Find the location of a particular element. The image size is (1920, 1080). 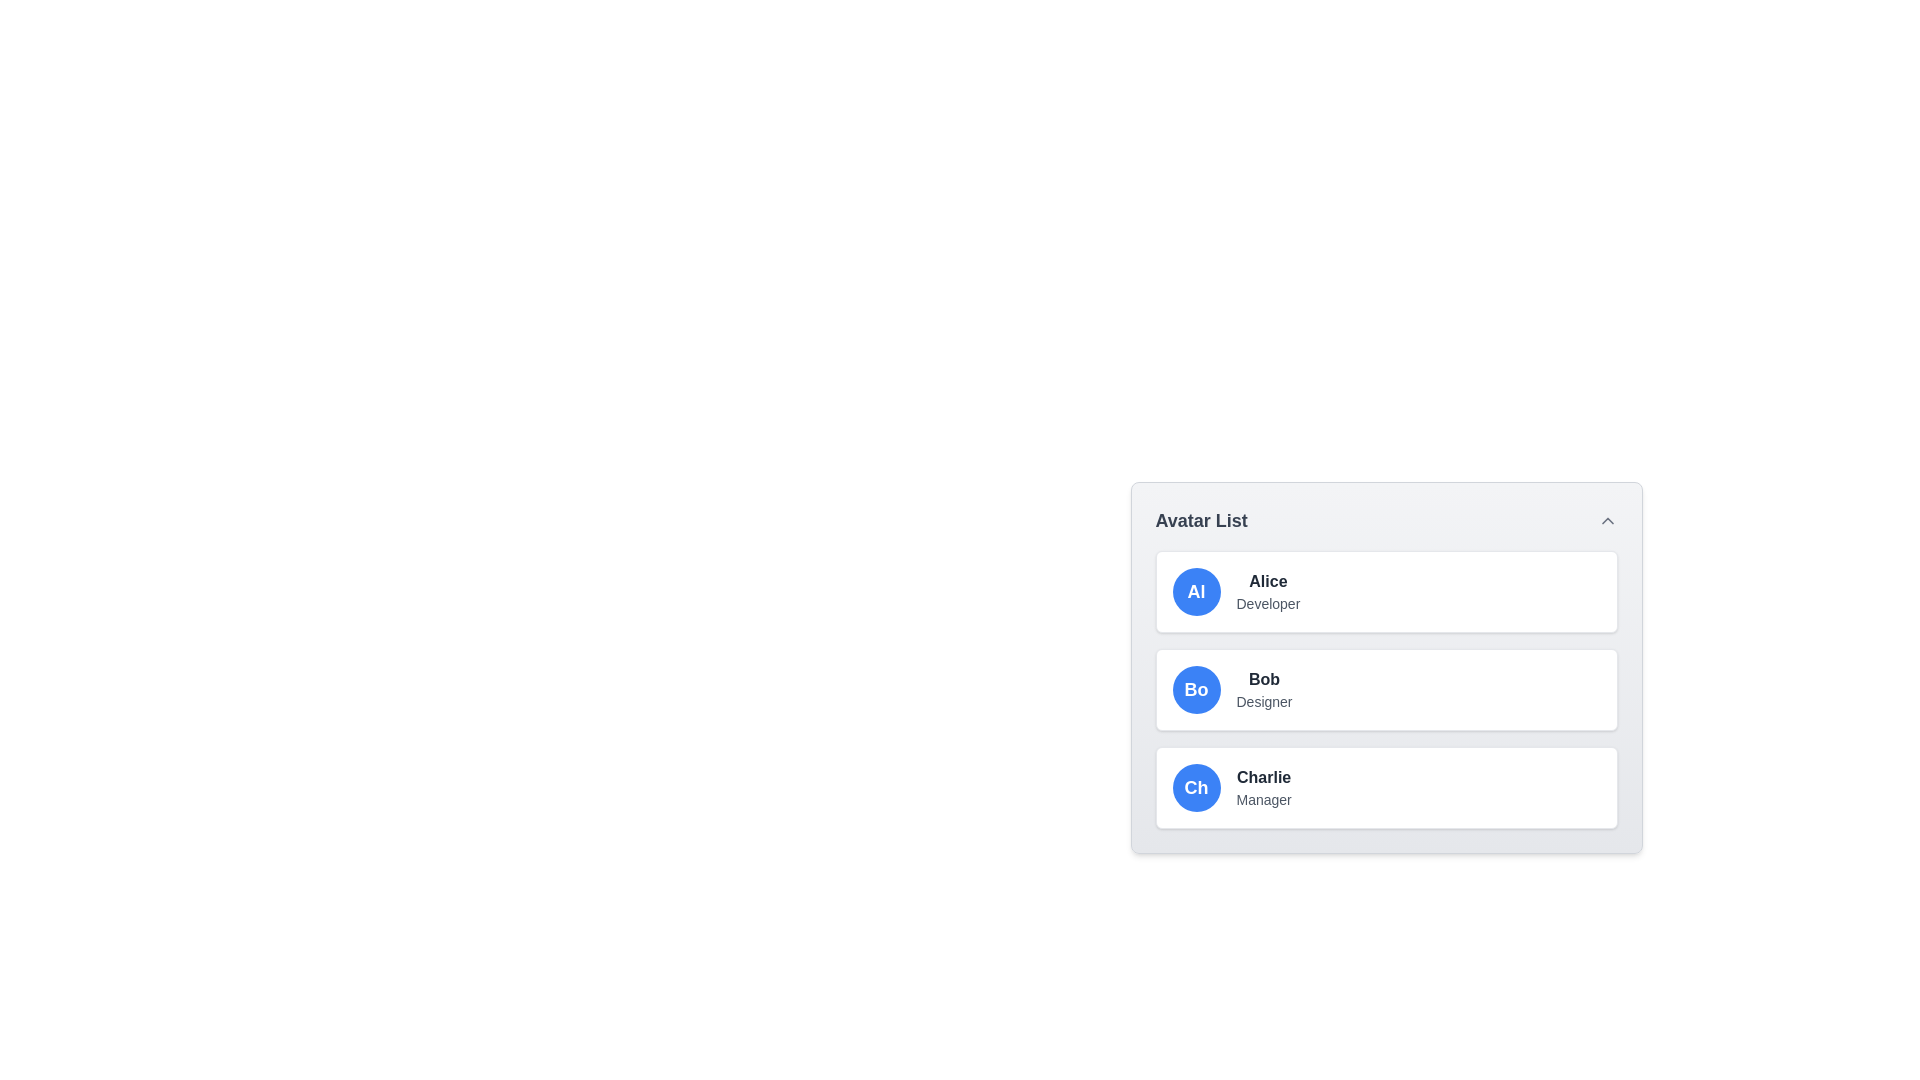

the text label displaying 'Bob' as the name and 'Designer' as the role, located in the second user profile card of a vertical list is located at coordinates (1263, 689).